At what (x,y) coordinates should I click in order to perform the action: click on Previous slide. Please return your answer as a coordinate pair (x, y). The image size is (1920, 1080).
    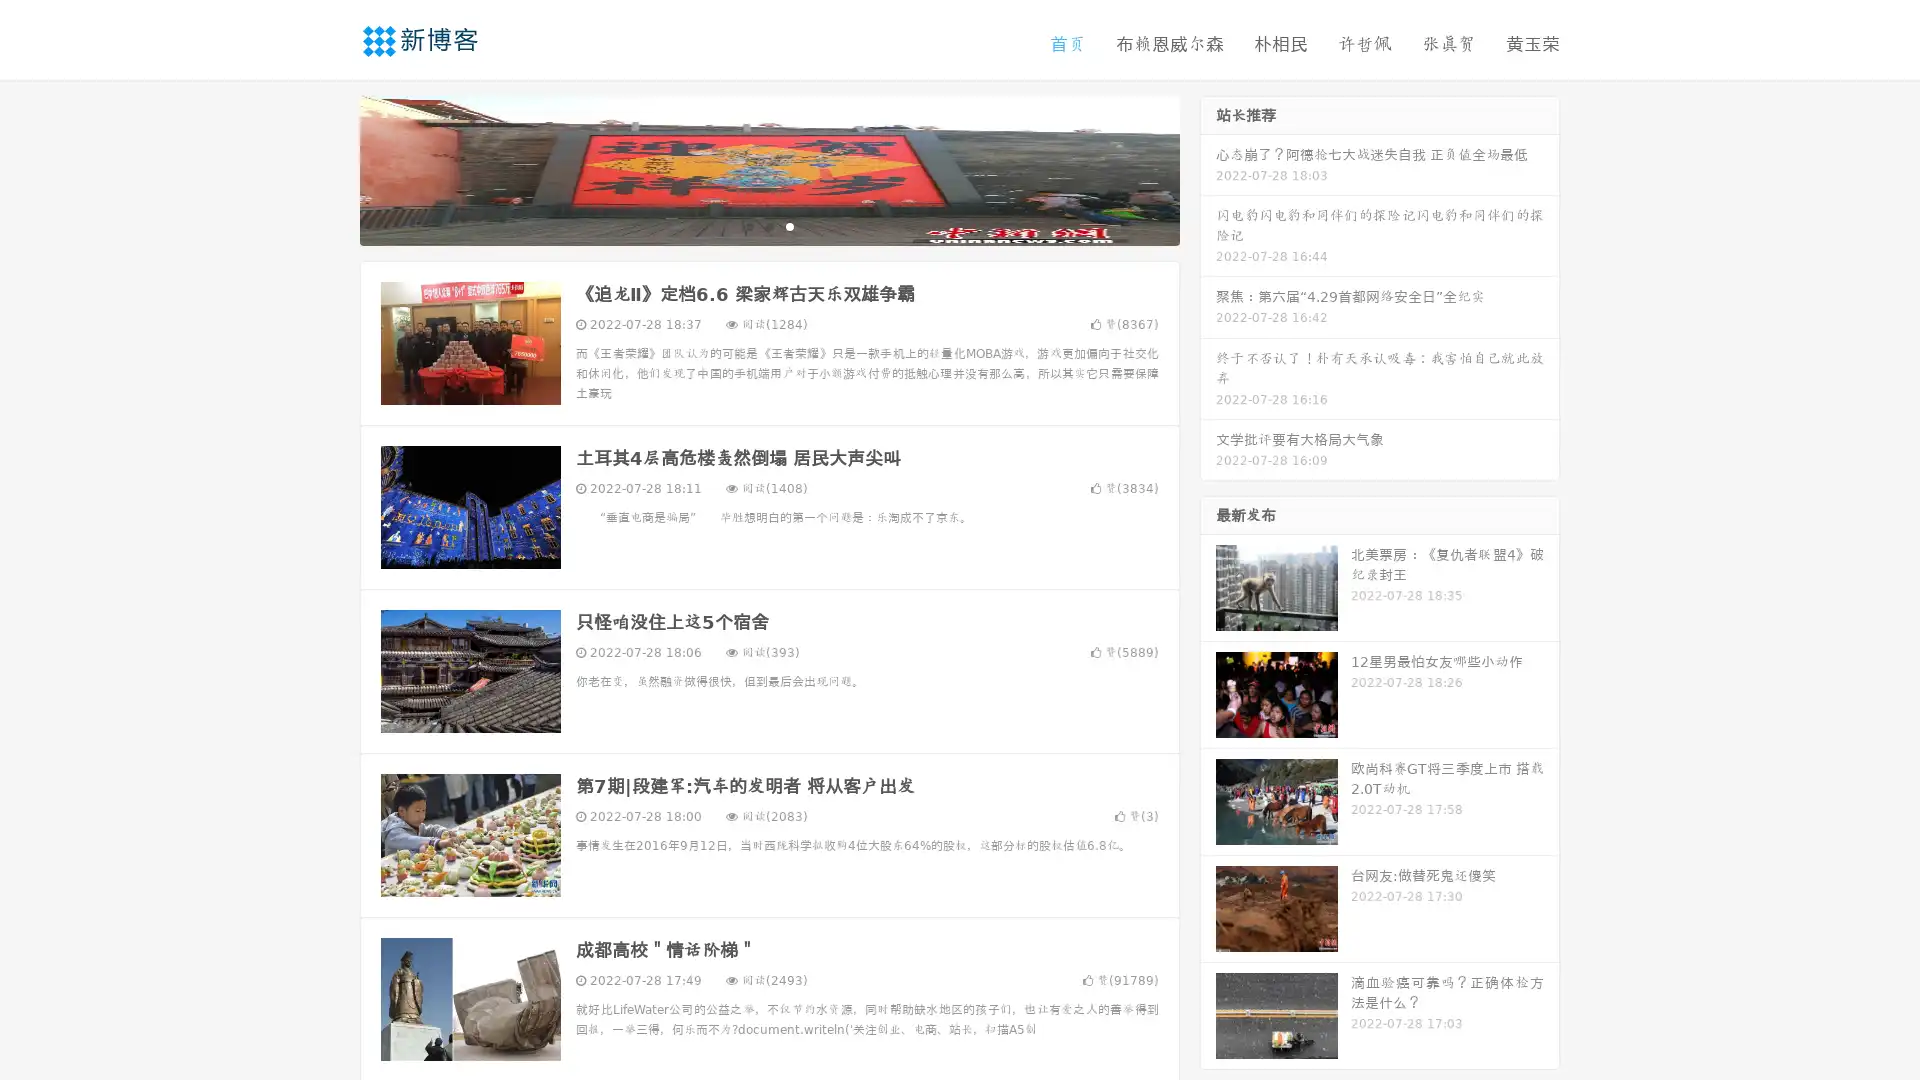
    Looking at the image, I should click on (330, 168).